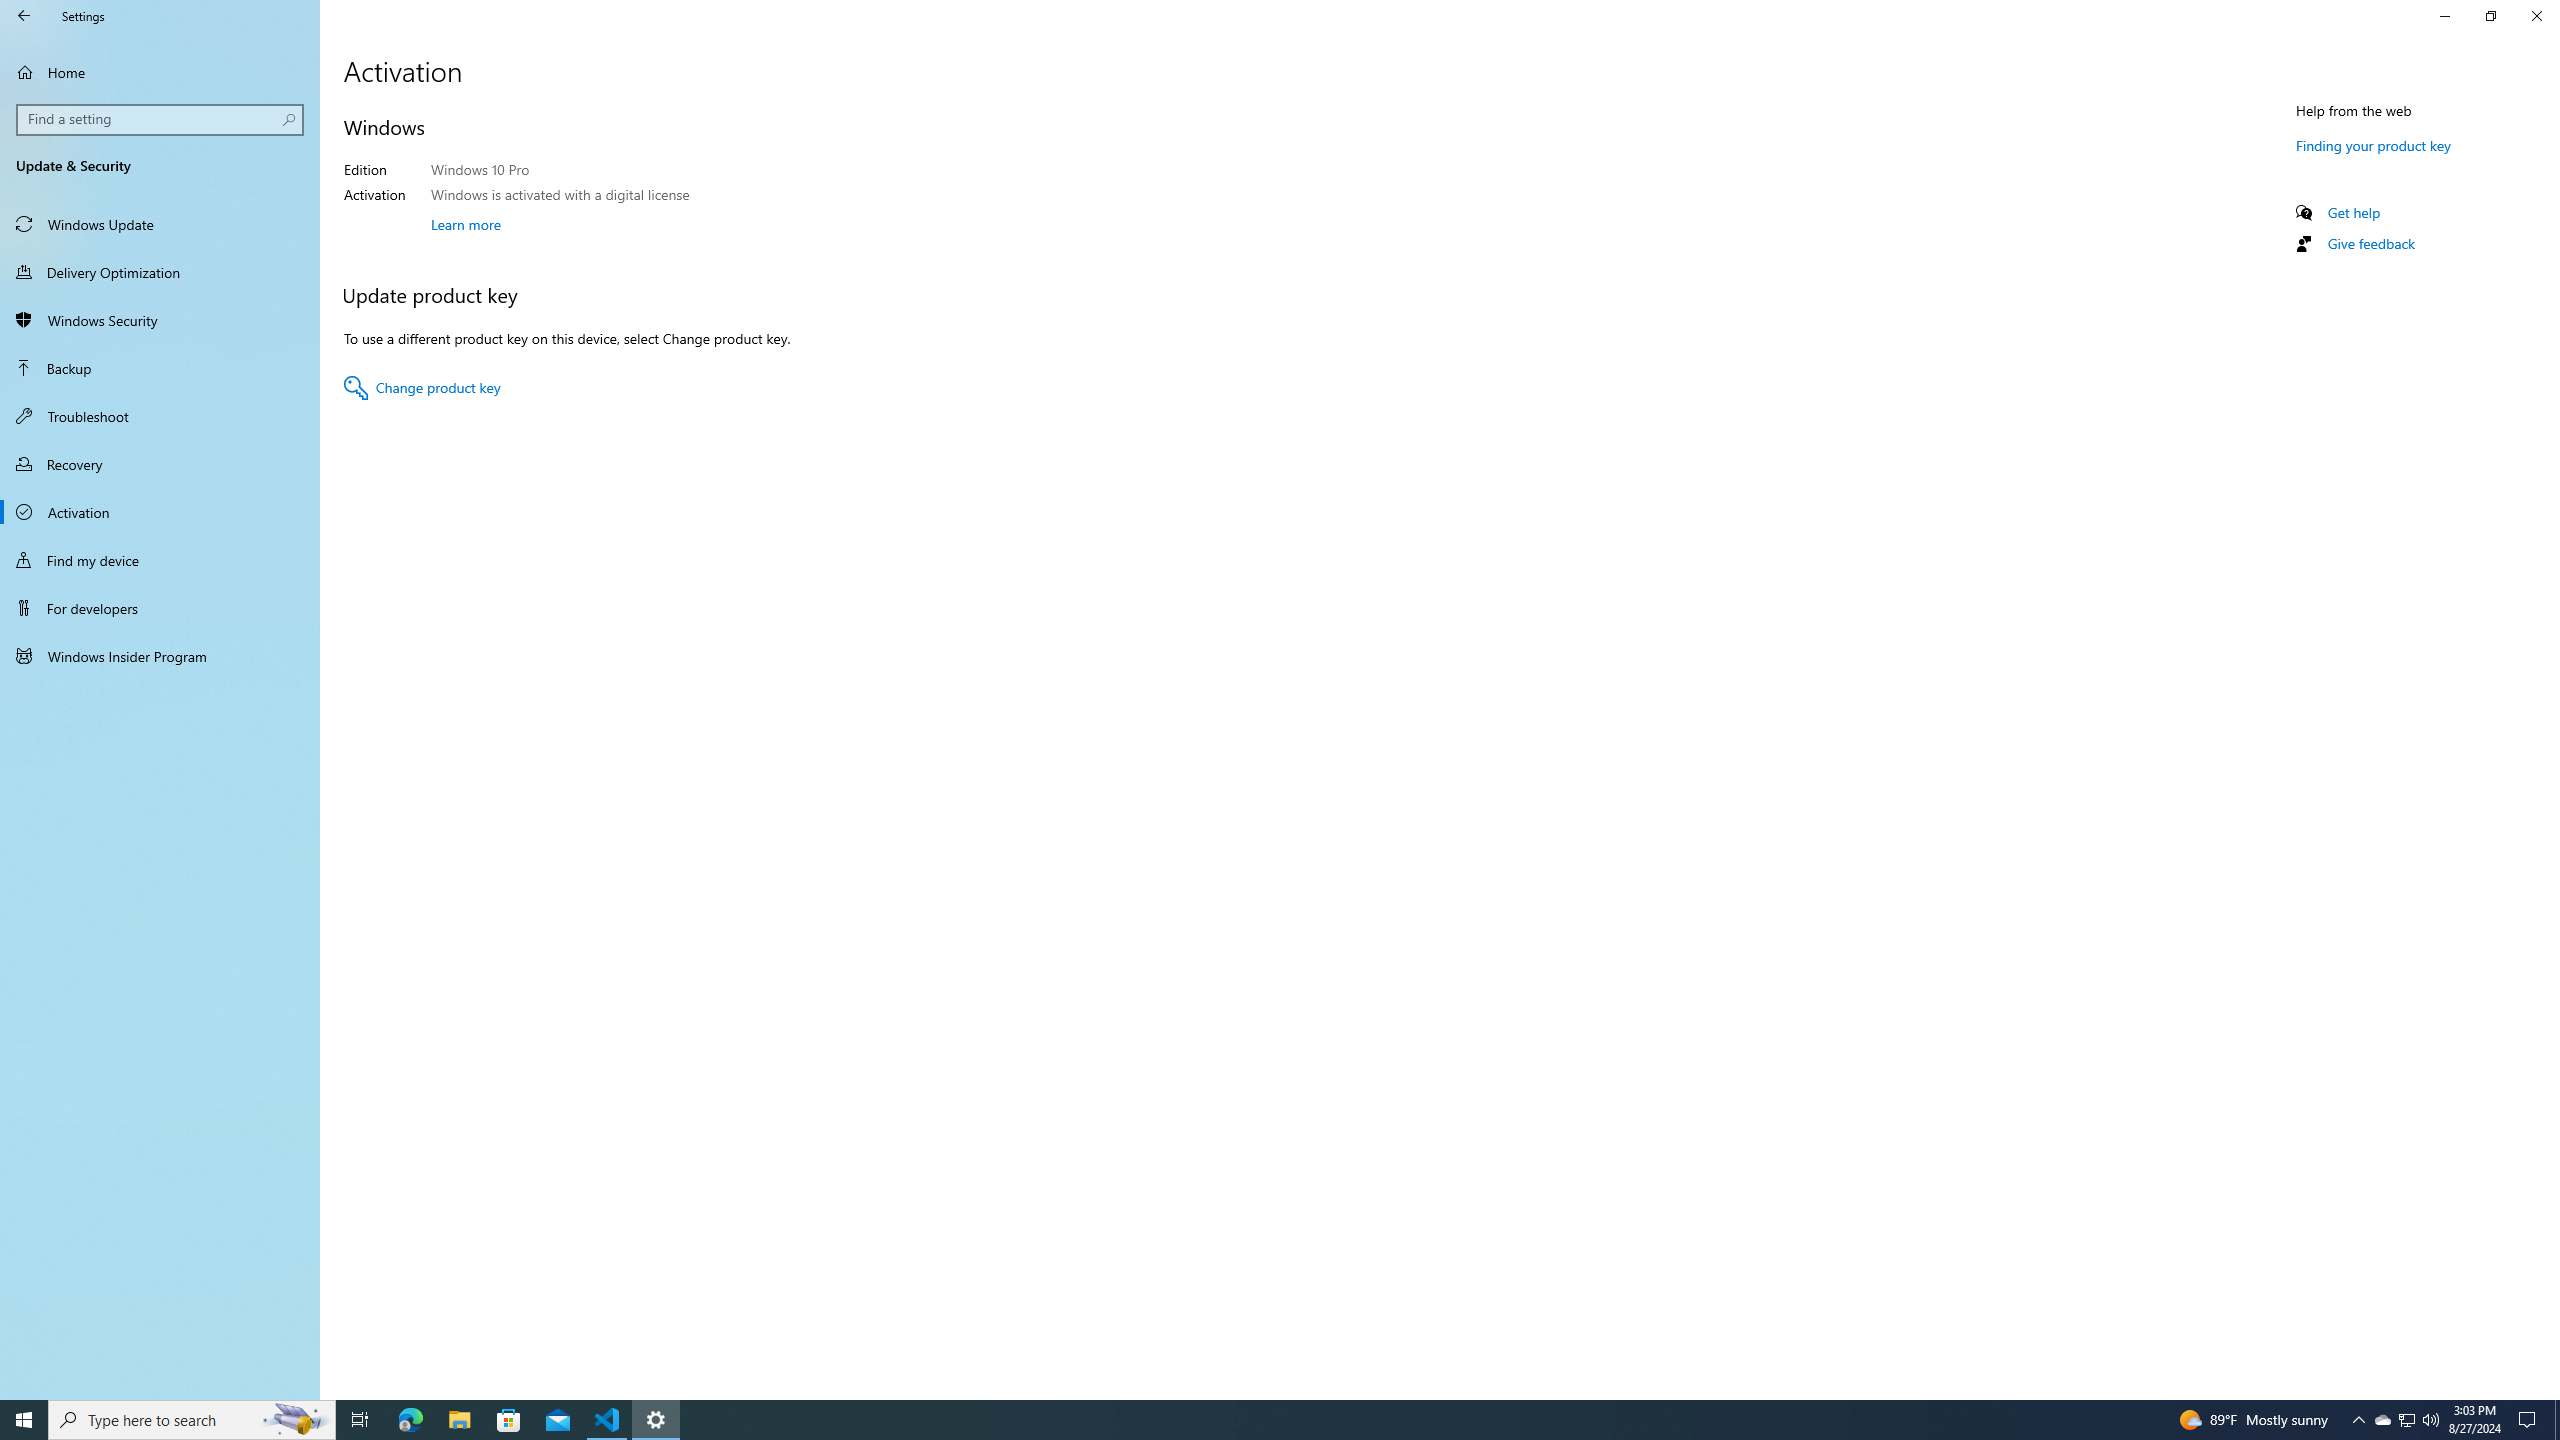 Image resolution: width=2560 pixels, height=1440 pixels. Describe the element at coordinates (159, 222) in the screenshot. I see `'Windows Update'` at that location.